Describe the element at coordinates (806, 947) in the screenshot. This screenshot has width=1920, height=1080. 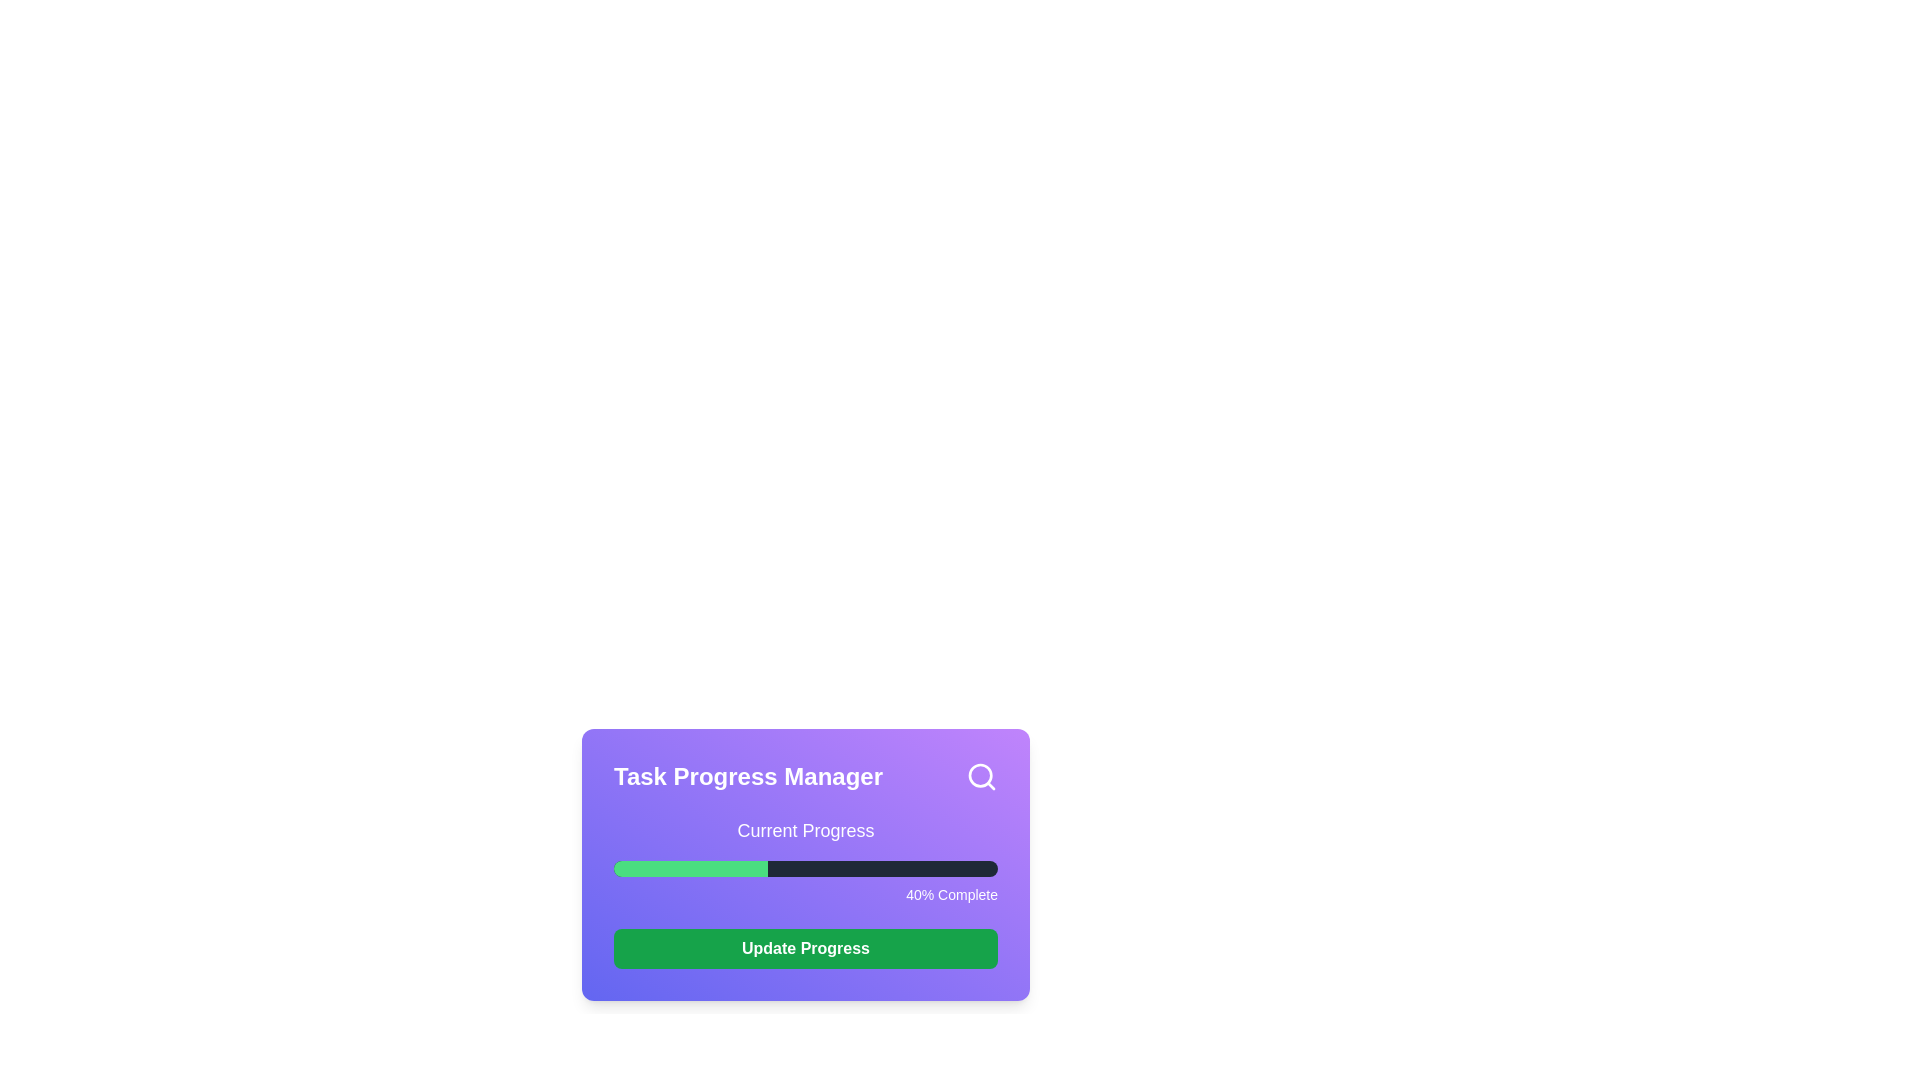
I see `the button located at the bottom of the 'Task Progress Manager' card to update the progress of the associated task` at that location.